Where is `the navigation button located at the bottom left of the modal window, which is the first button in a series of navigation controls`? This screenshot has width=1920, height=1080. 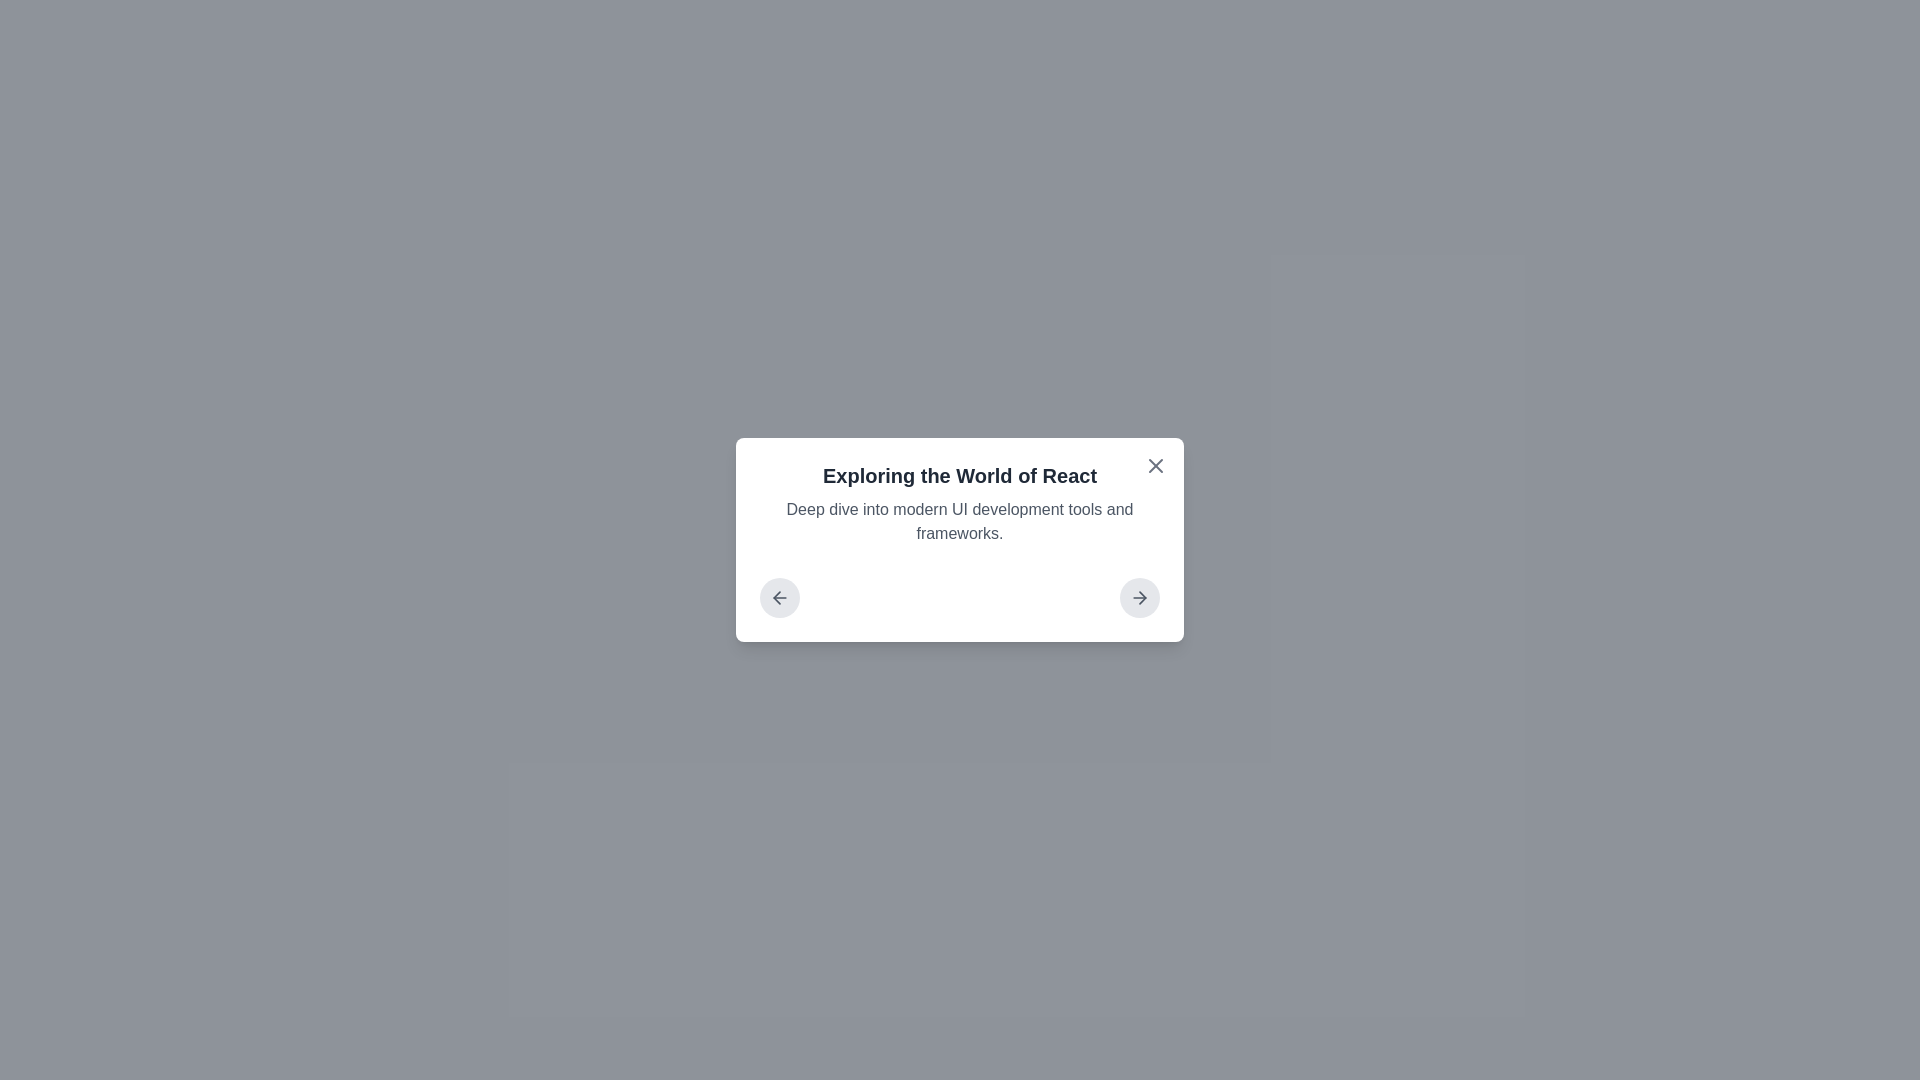 the navigation button located at the bottom left of the modal window, which is the first button in a series of navigation controls is located at coordinates (778, 596).